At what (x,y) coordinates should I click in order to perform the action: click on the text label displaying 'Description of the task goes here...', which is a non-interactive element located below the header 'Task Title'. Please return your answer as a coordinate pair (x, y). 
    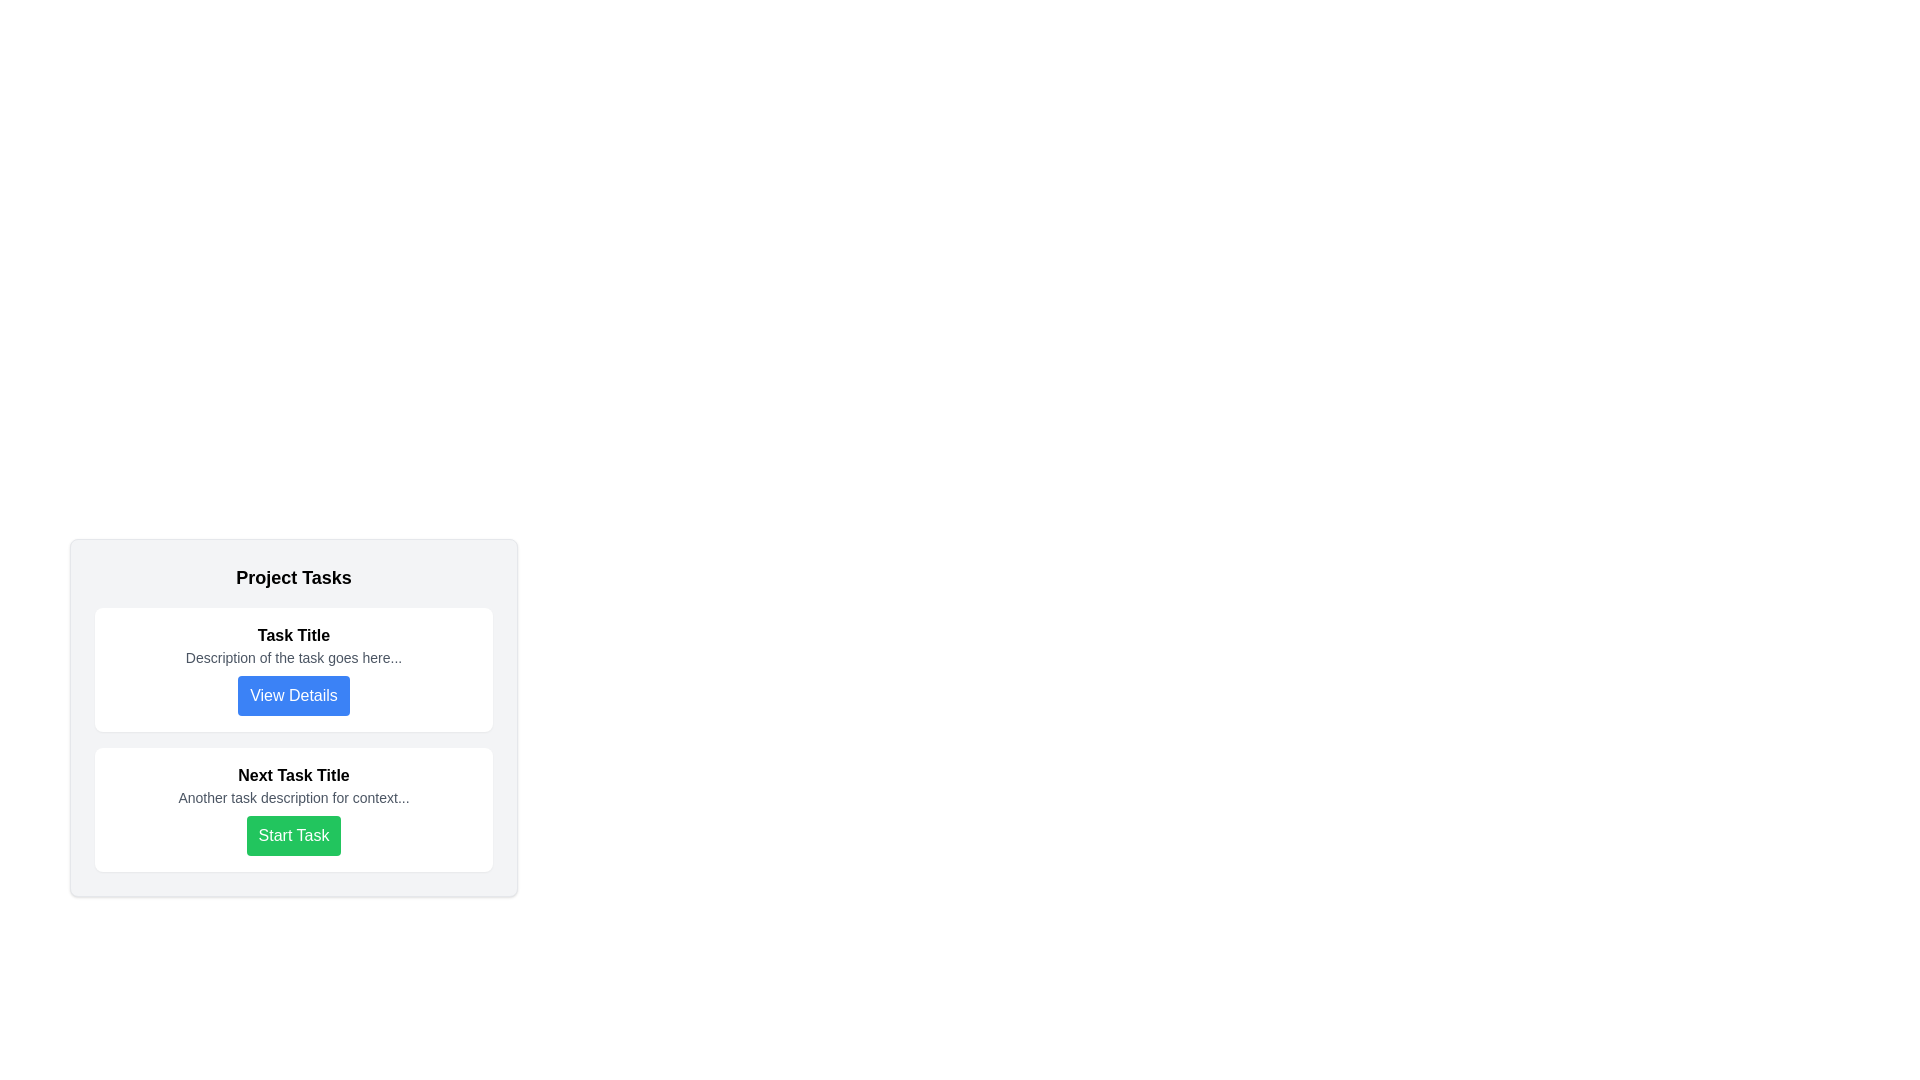
    Looking at the image, I should click on (292, 658).